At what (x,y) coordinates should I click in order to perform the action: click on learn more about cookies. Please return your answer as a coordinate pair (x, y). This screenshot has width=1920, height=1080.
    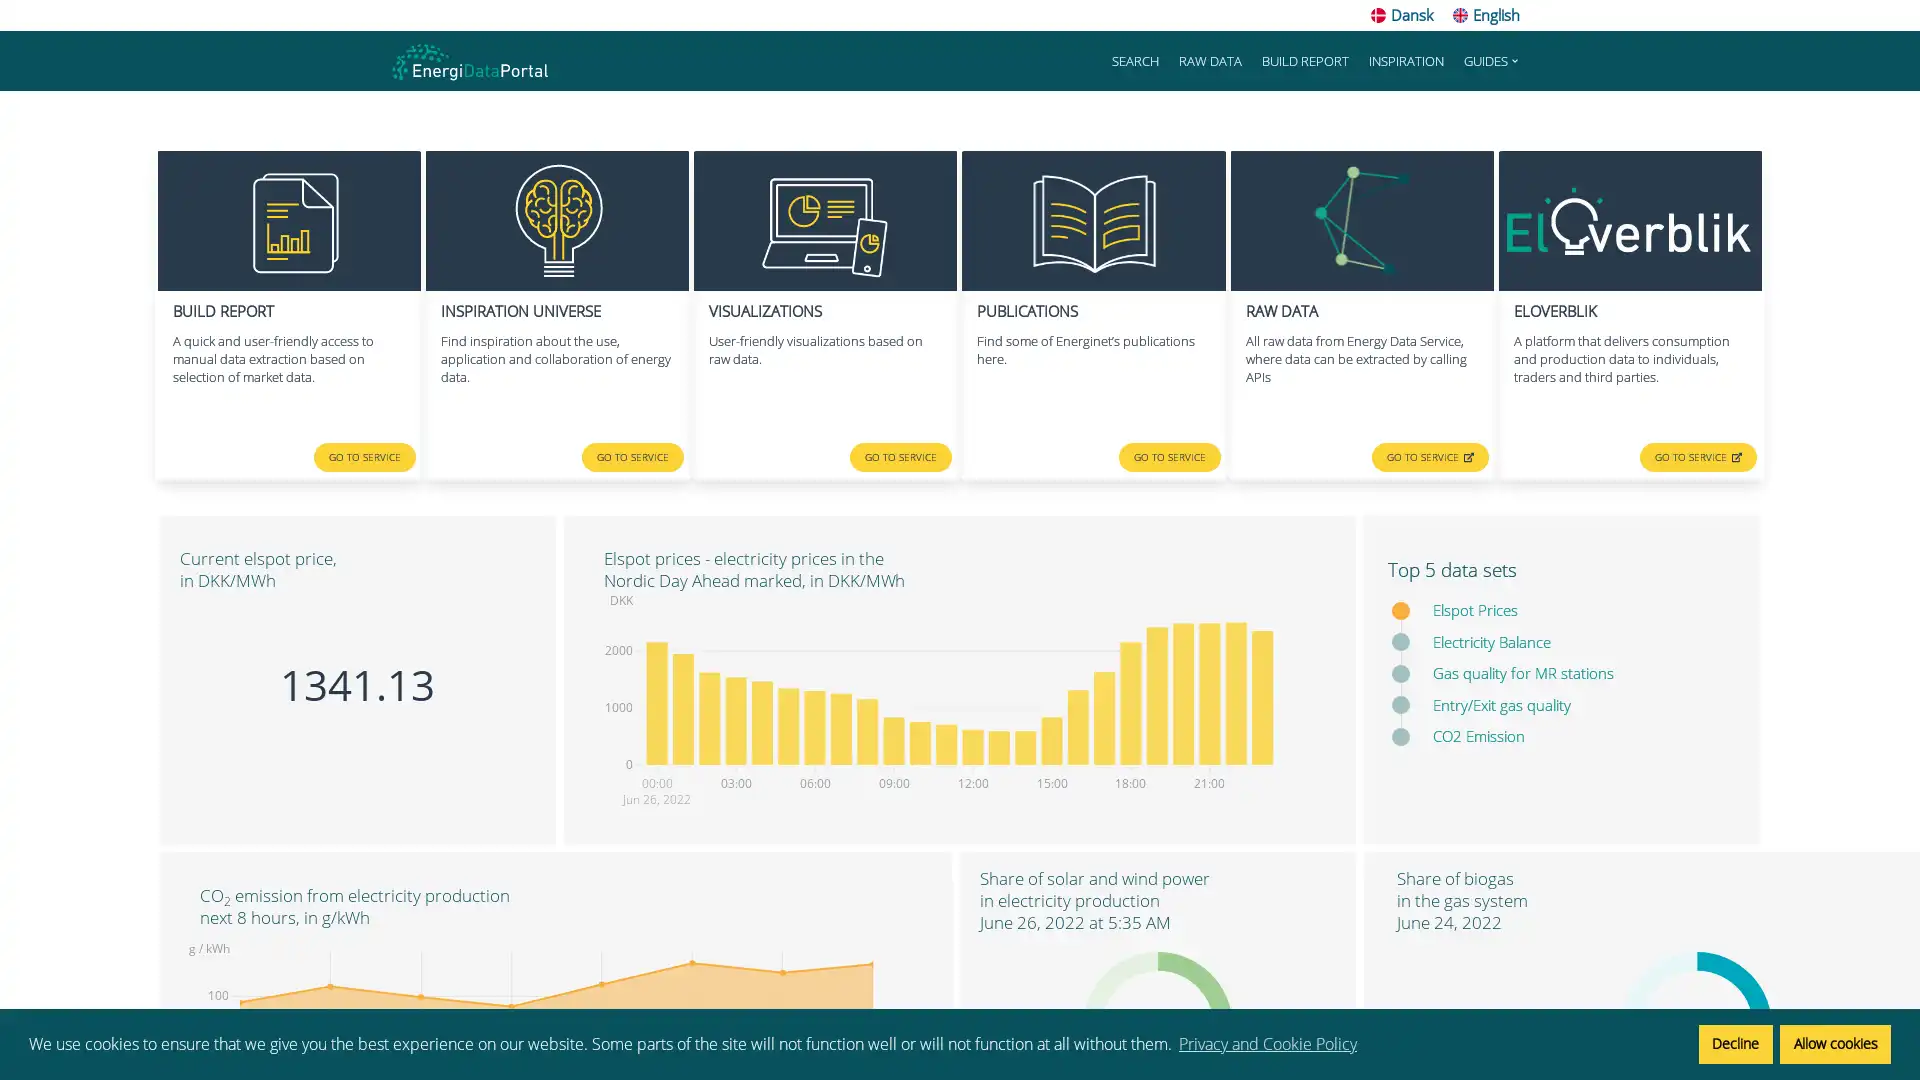
    Looking at the image, I should click on (1266, 1043).